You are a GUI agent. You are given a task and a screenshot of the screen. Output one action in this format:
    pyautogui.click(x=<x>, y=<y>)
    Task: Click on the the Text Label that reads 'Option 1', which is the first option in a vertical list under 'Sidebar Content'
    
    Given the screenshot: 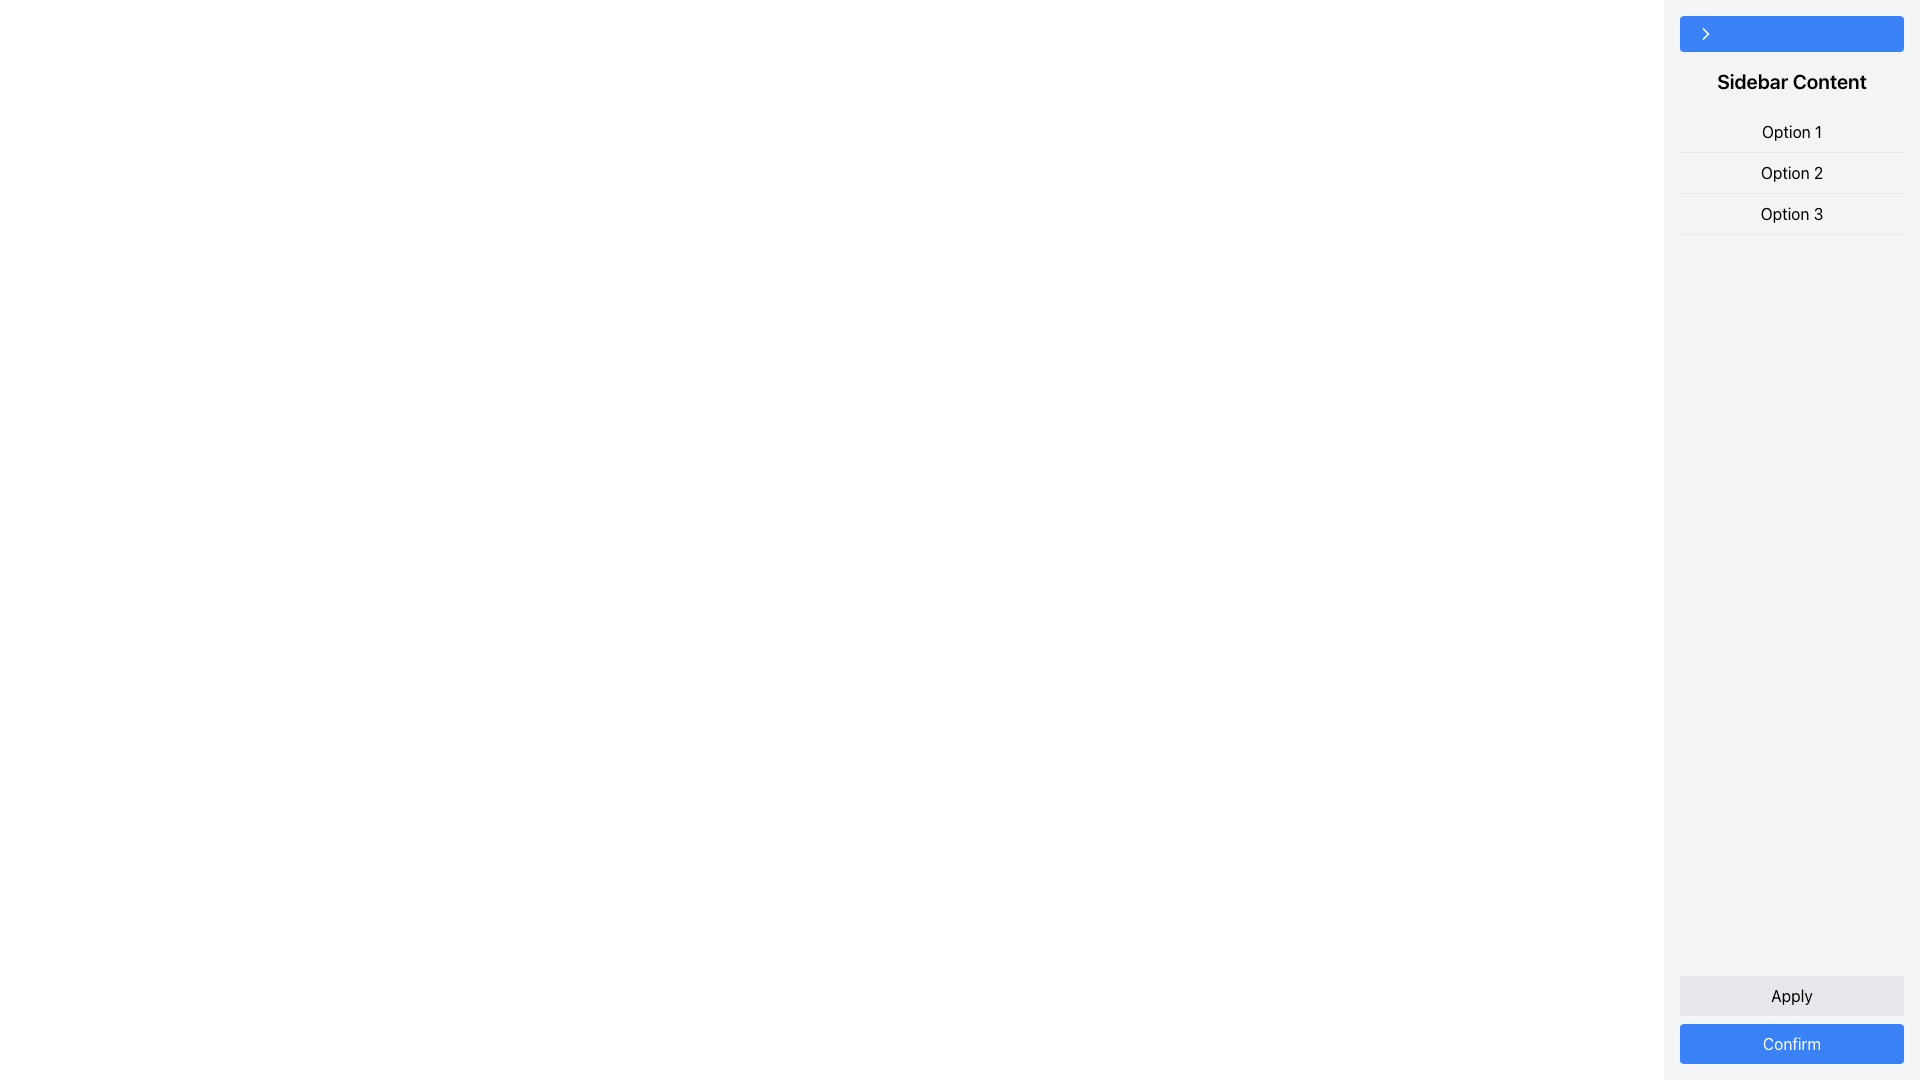 What is the action you would take?
    pyautogui.click(x=1791, y=132)
    